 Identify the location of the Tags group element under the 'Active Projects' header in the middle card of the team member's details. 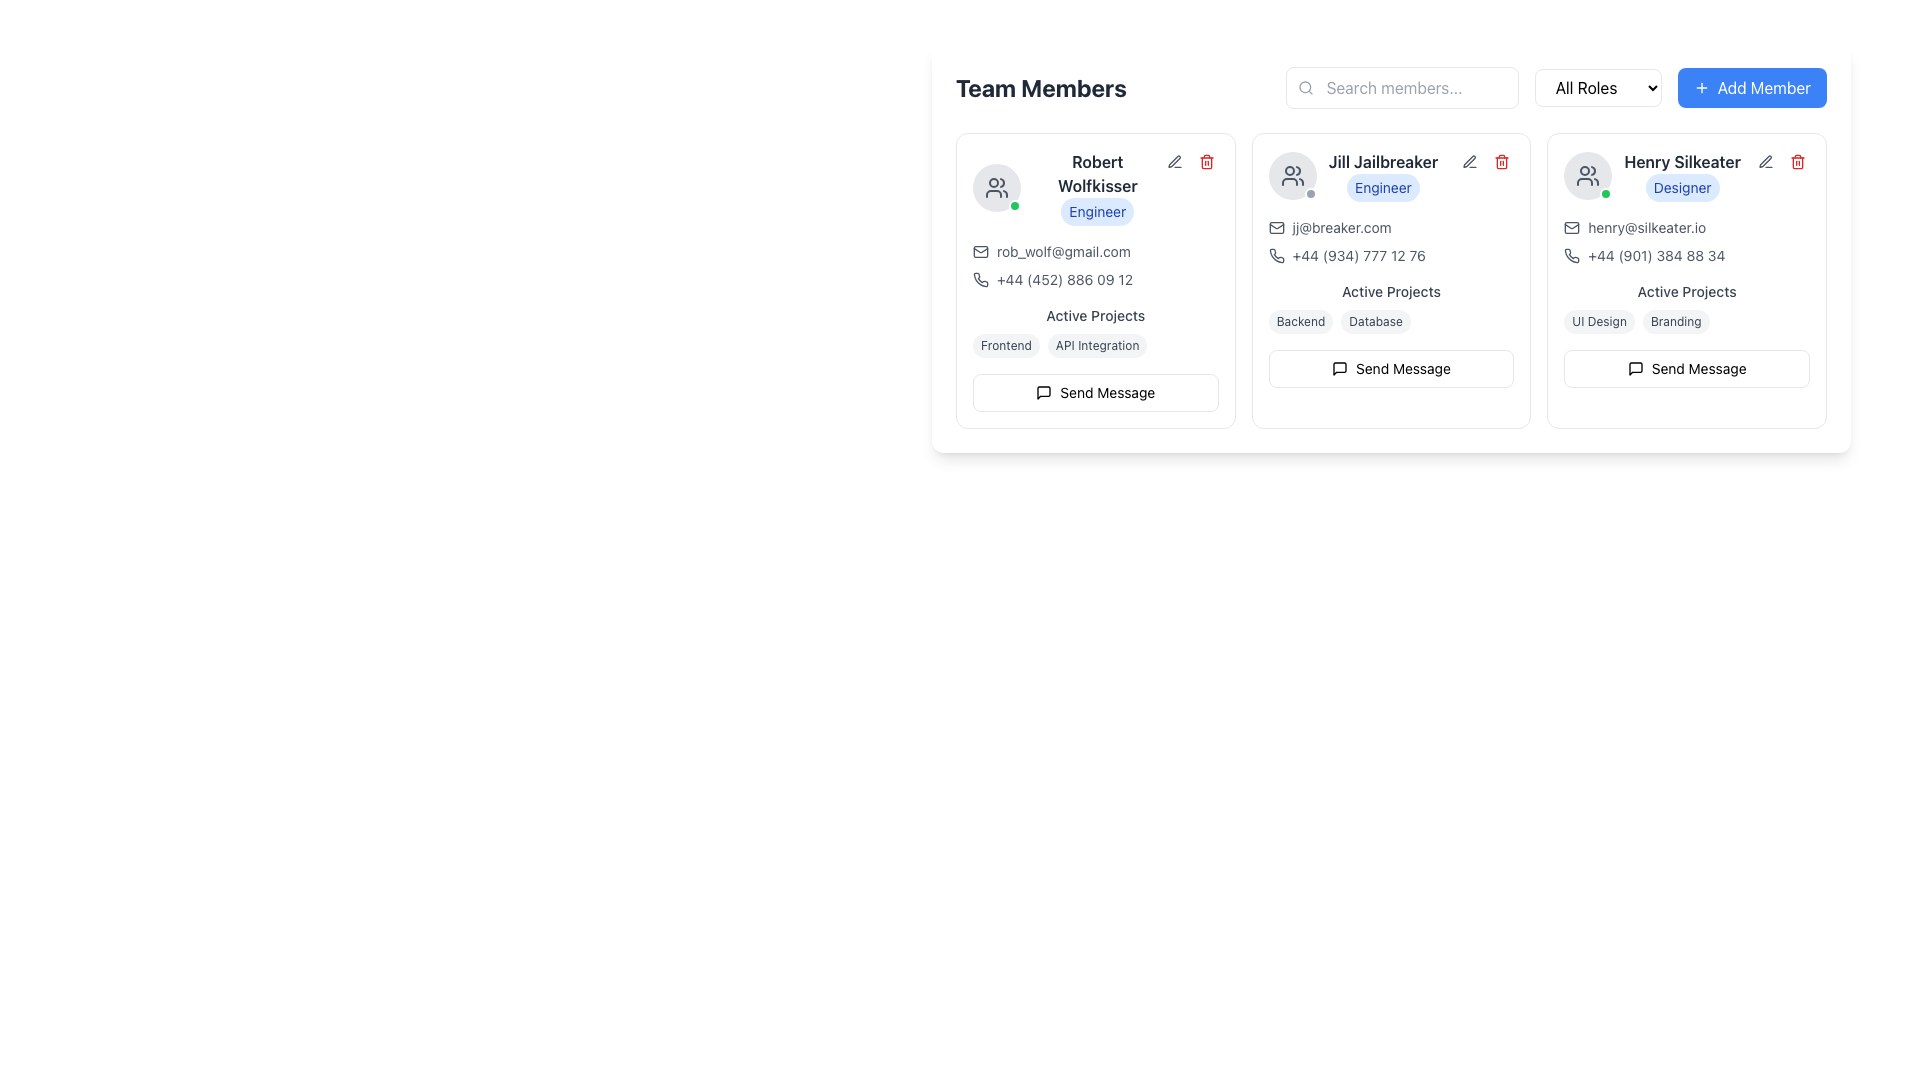
(1390, 320).